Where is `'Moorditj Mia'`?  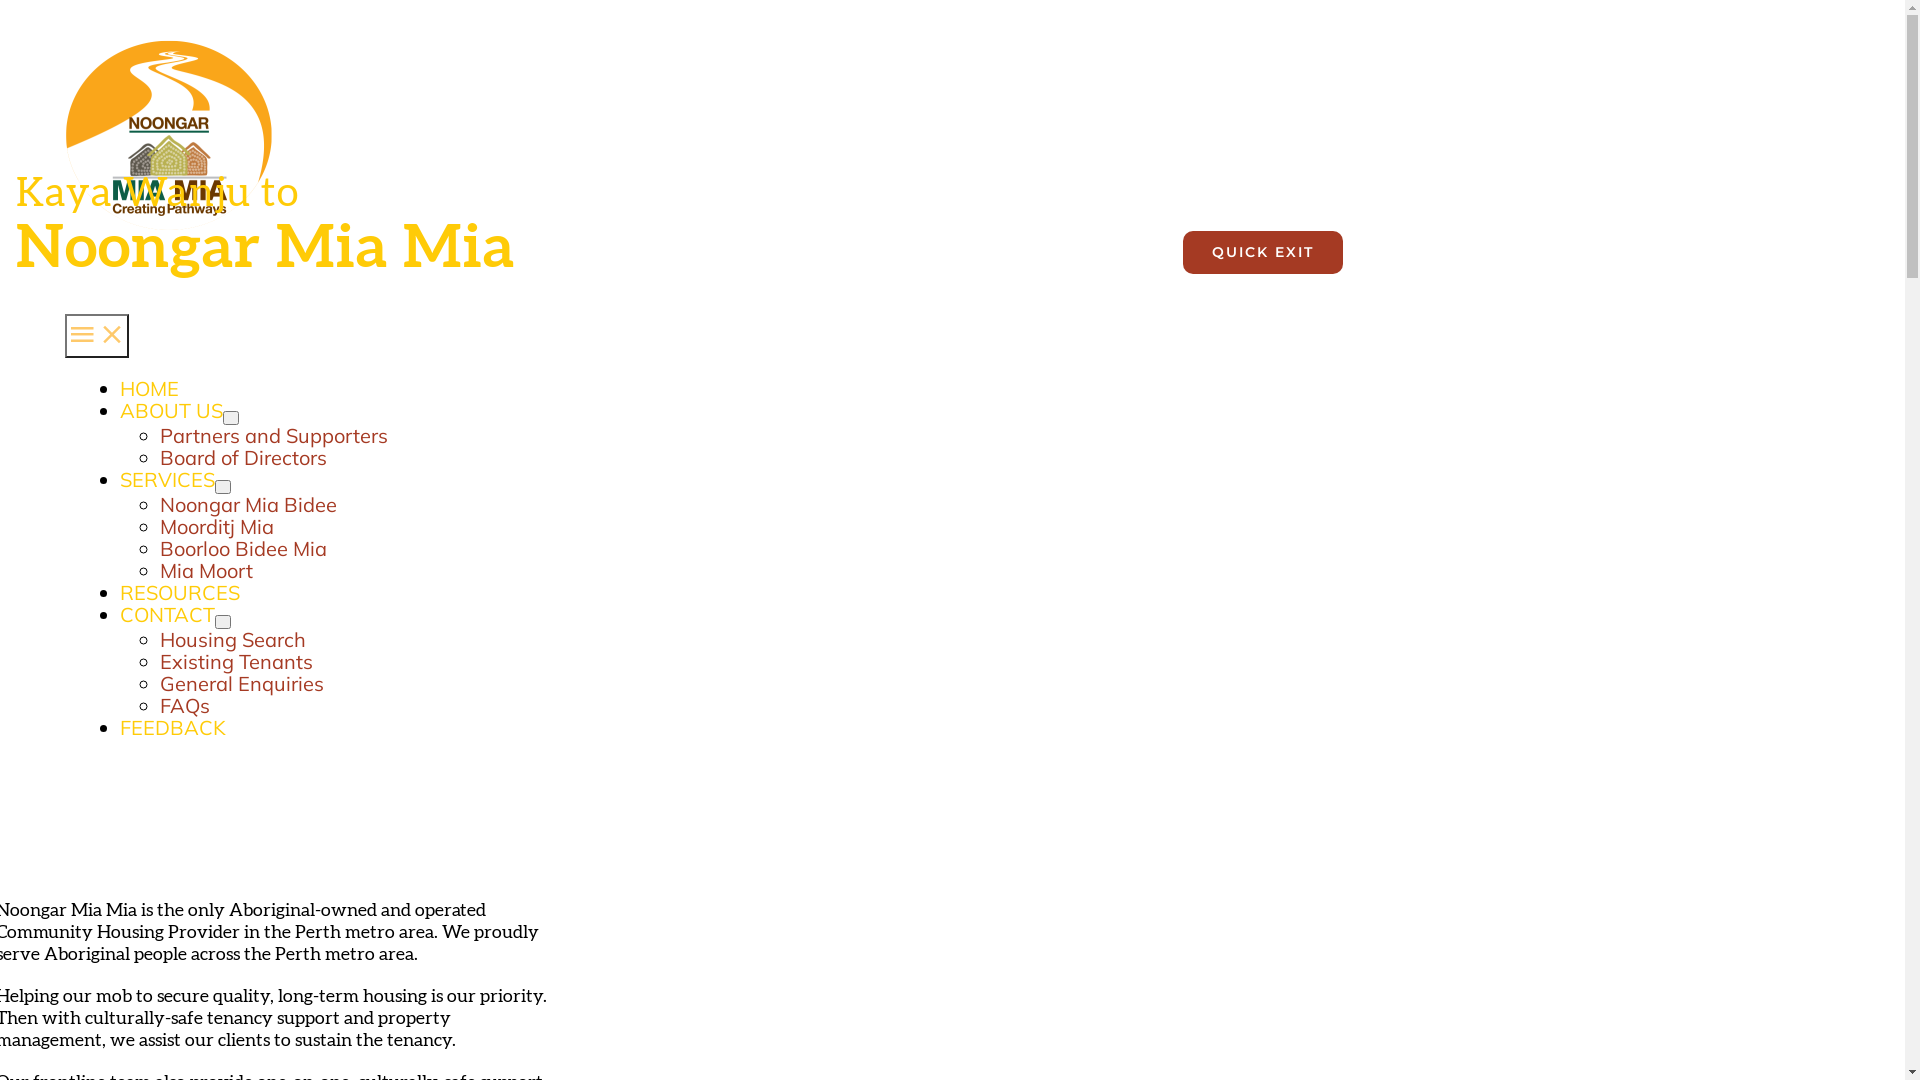
'Moorditj Mia' is located at coordinates (216, 525).